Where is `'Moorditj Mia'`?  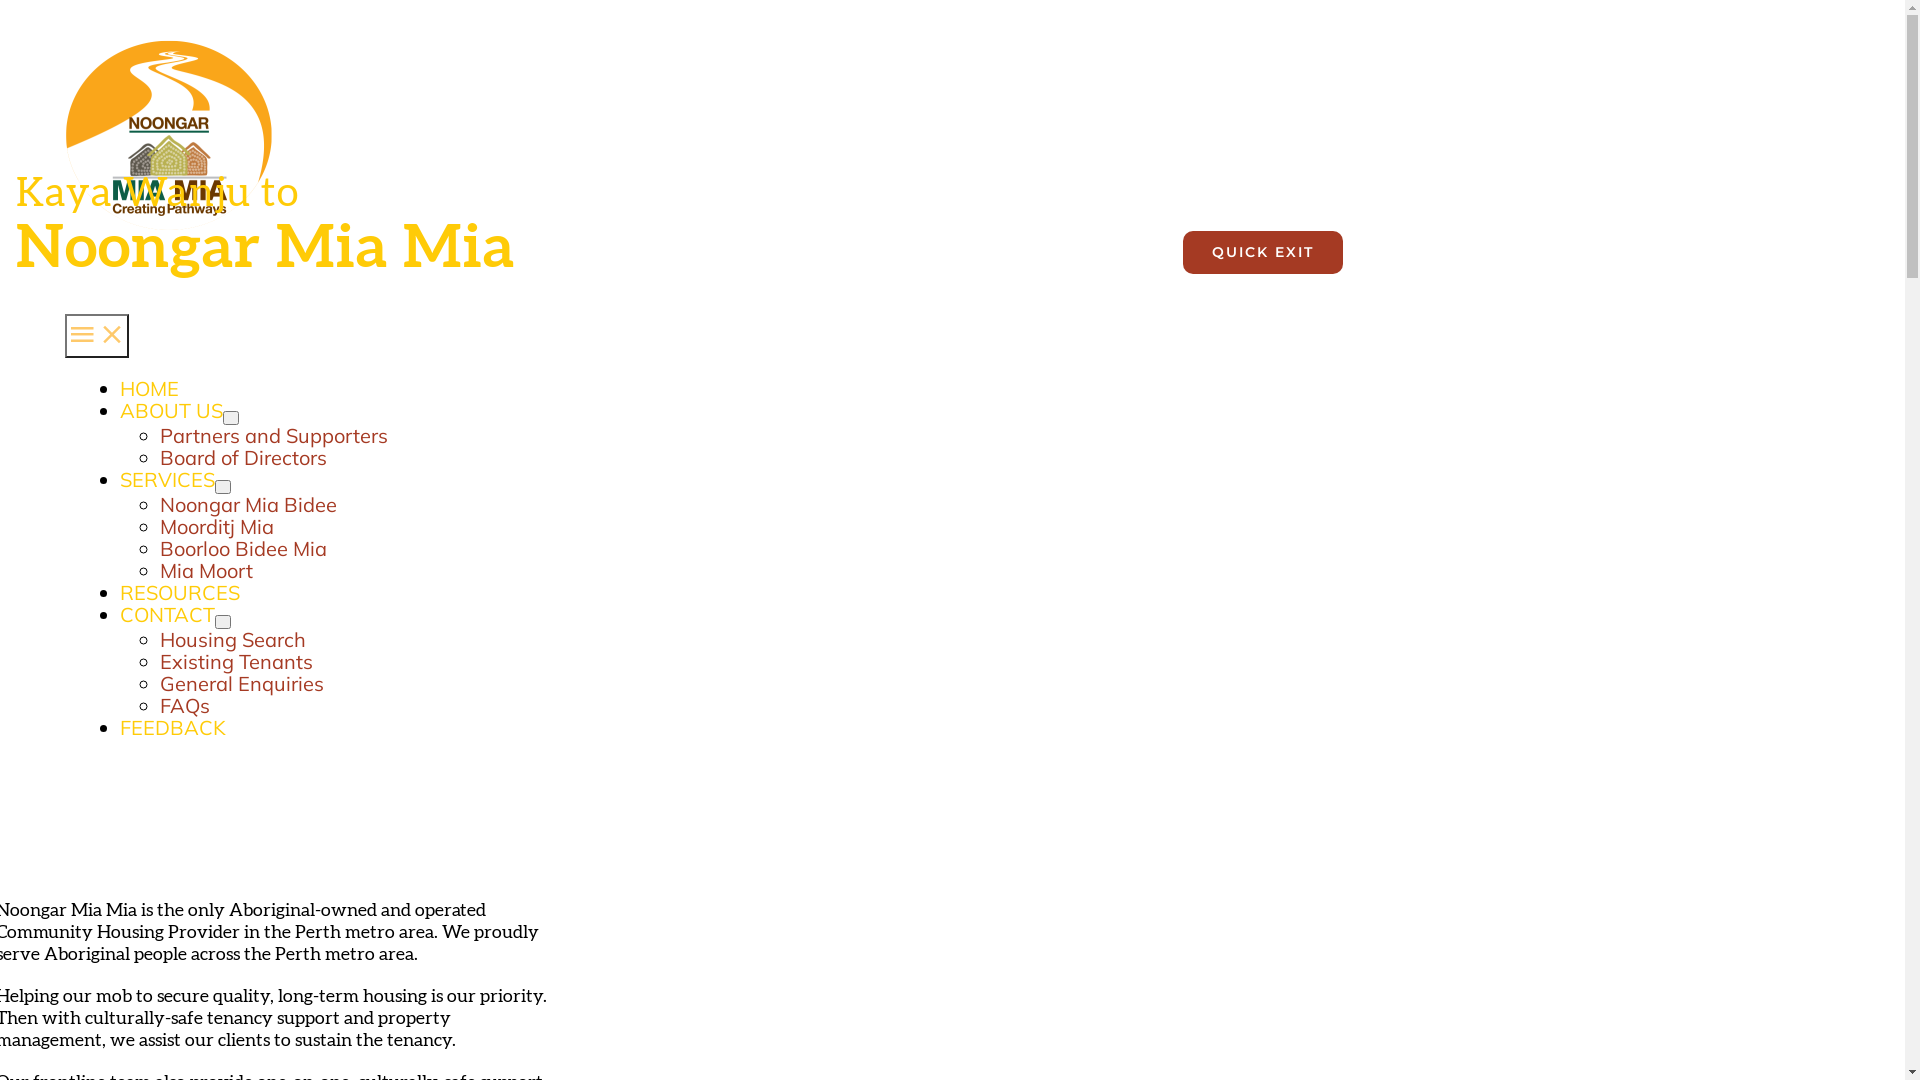
'Moorditj Mia' is located at coordinates (216, 525).